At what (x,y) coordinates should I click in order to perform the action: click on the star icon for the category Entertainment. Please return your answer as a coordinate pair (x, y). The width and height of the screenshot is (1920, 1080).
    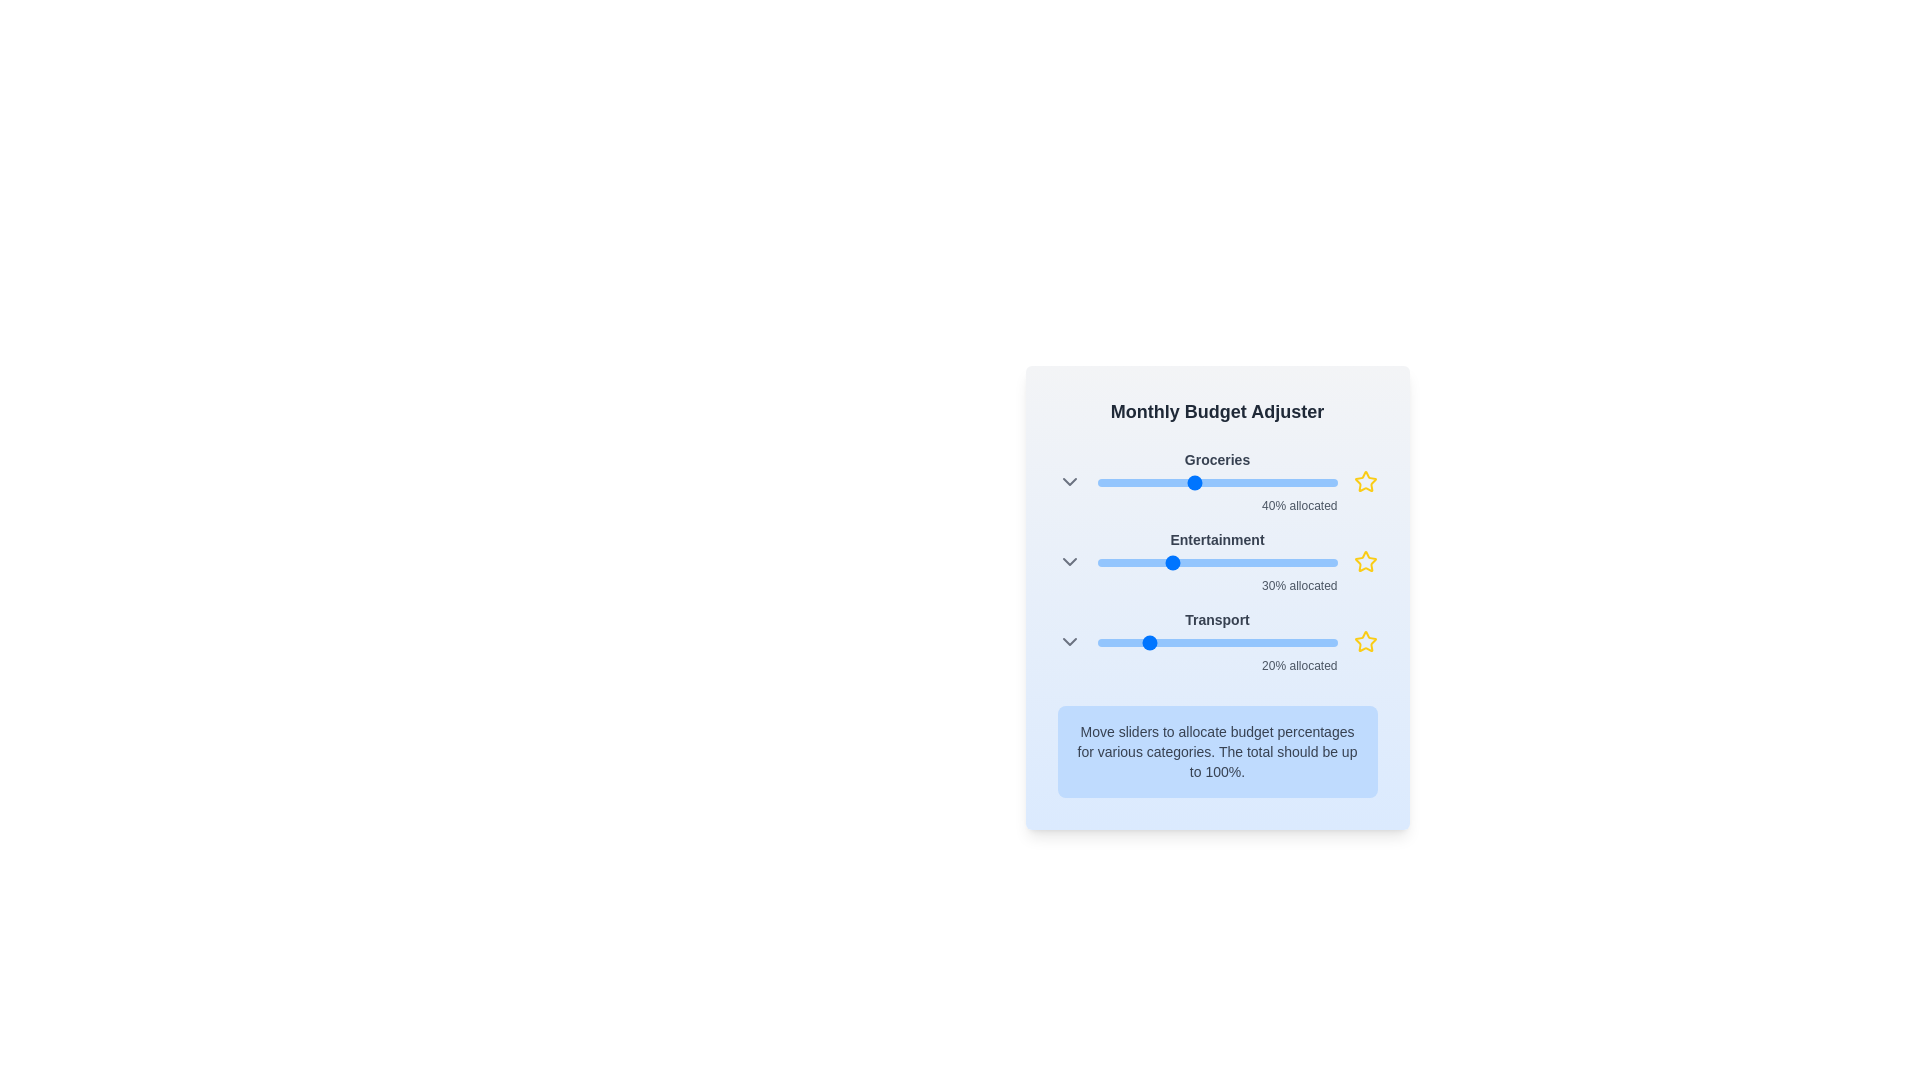
    Looking at the image, I should click on (1364, 562).